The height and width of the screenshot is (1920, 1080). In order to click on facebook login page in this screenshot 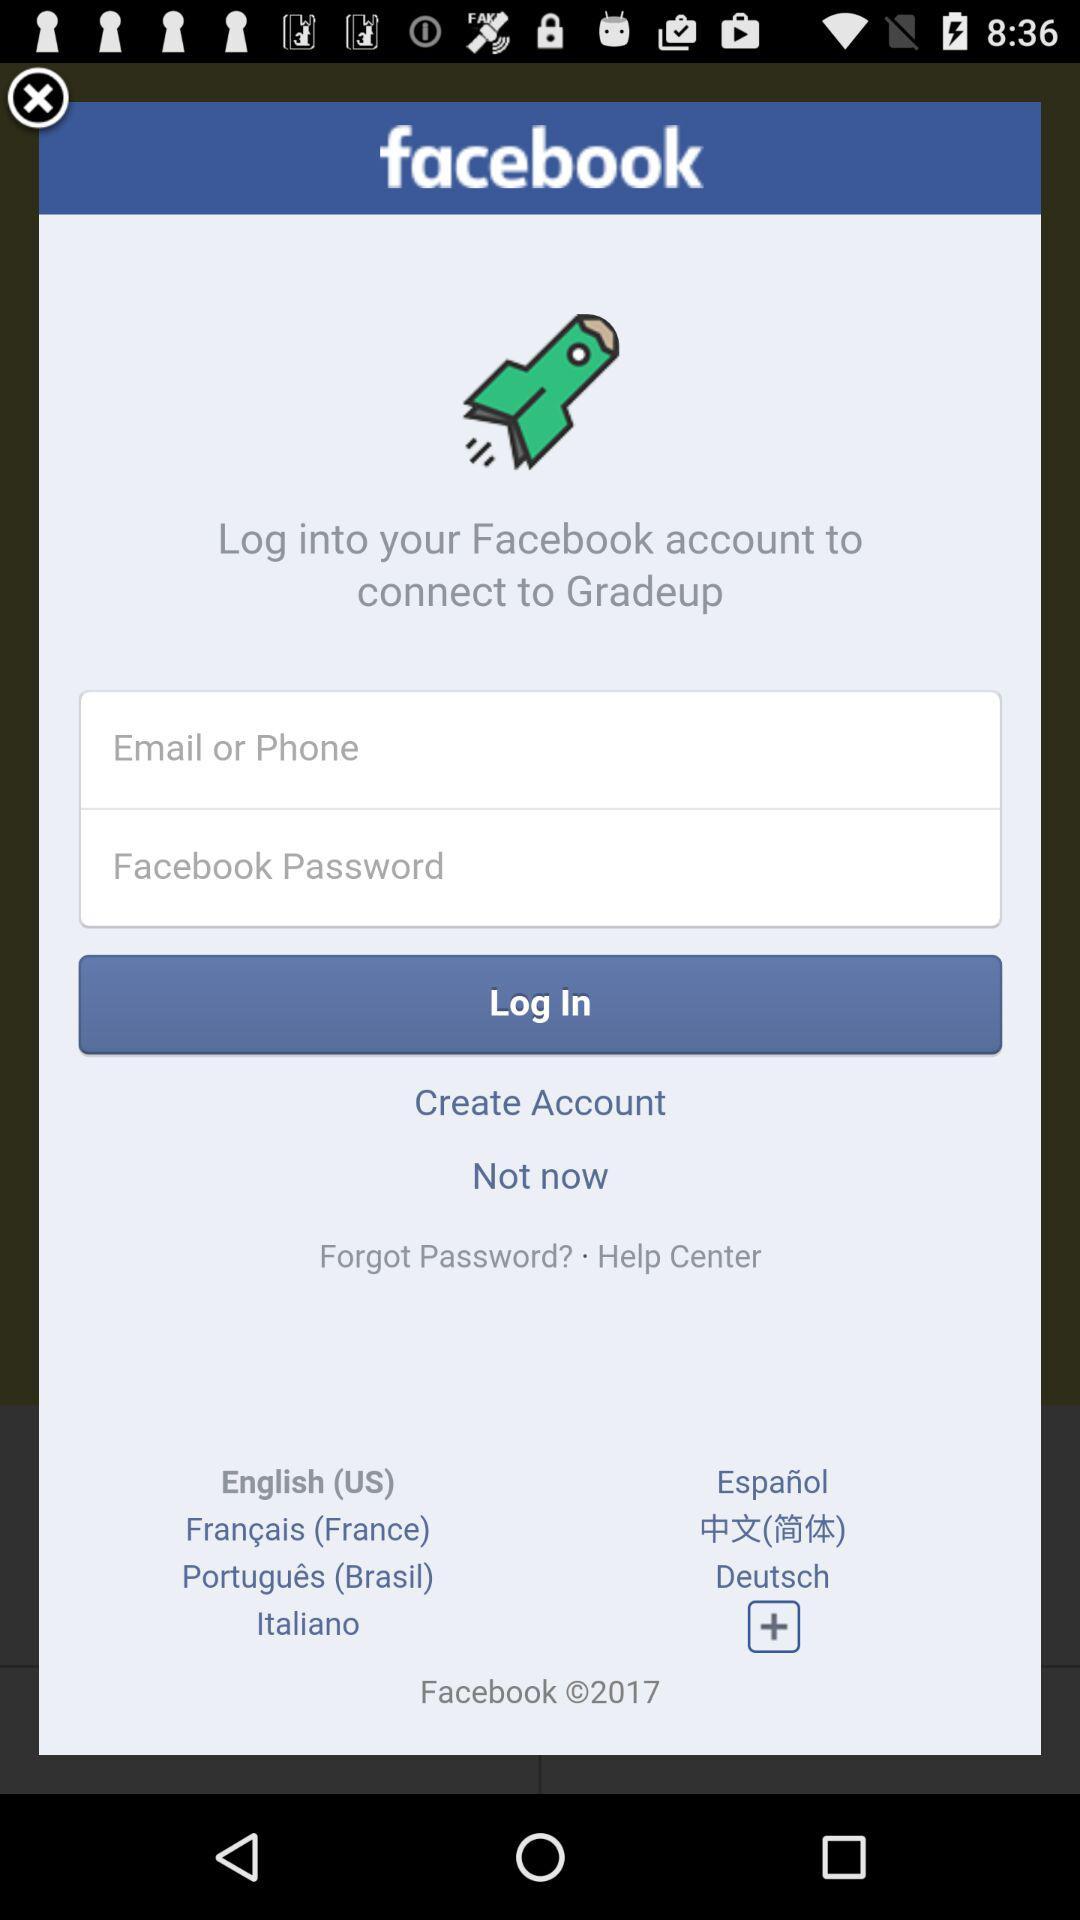, I will do `click(540, 927)`.